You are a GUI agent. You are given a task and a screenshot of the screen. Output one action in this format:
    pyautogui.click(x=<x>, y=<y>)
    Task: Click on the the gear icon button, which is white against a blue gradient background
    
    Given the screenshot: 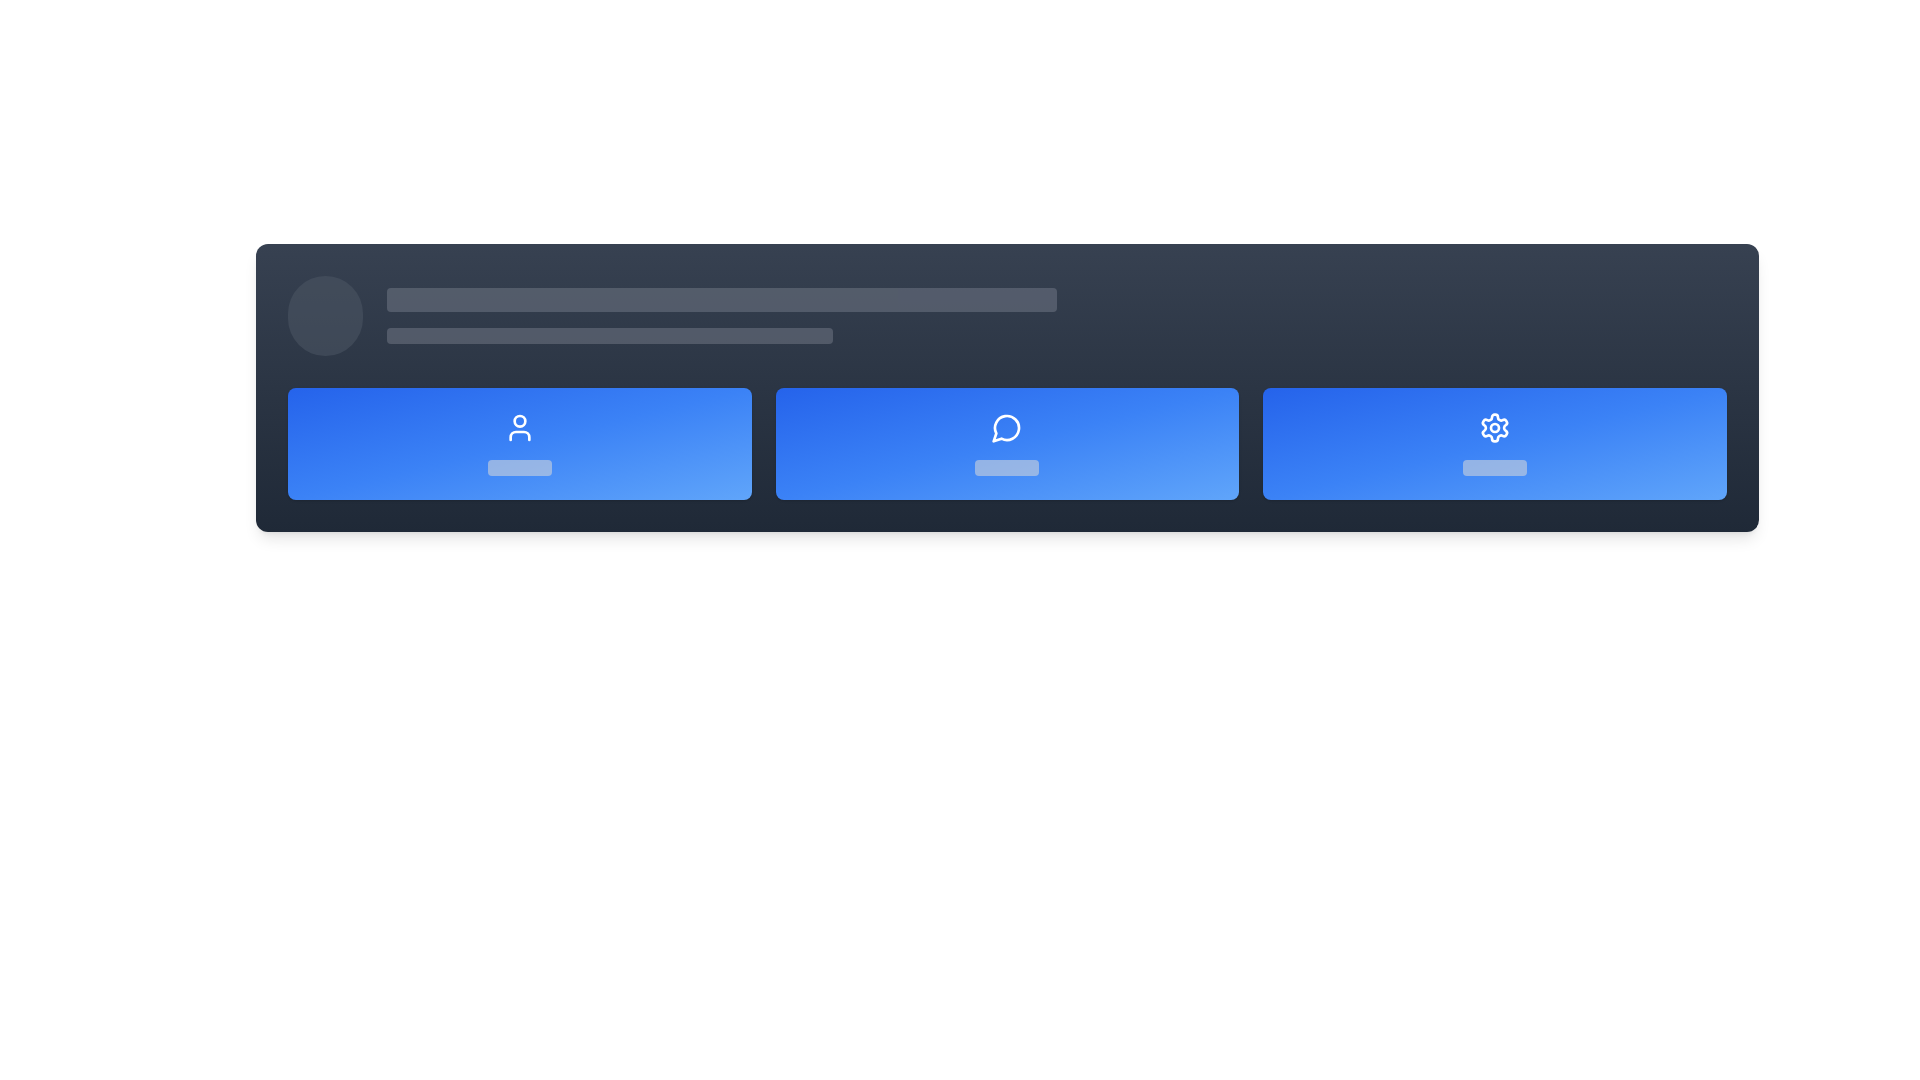 What is the action you would take?
    pyautogui.click(x=1495, y=427)
    